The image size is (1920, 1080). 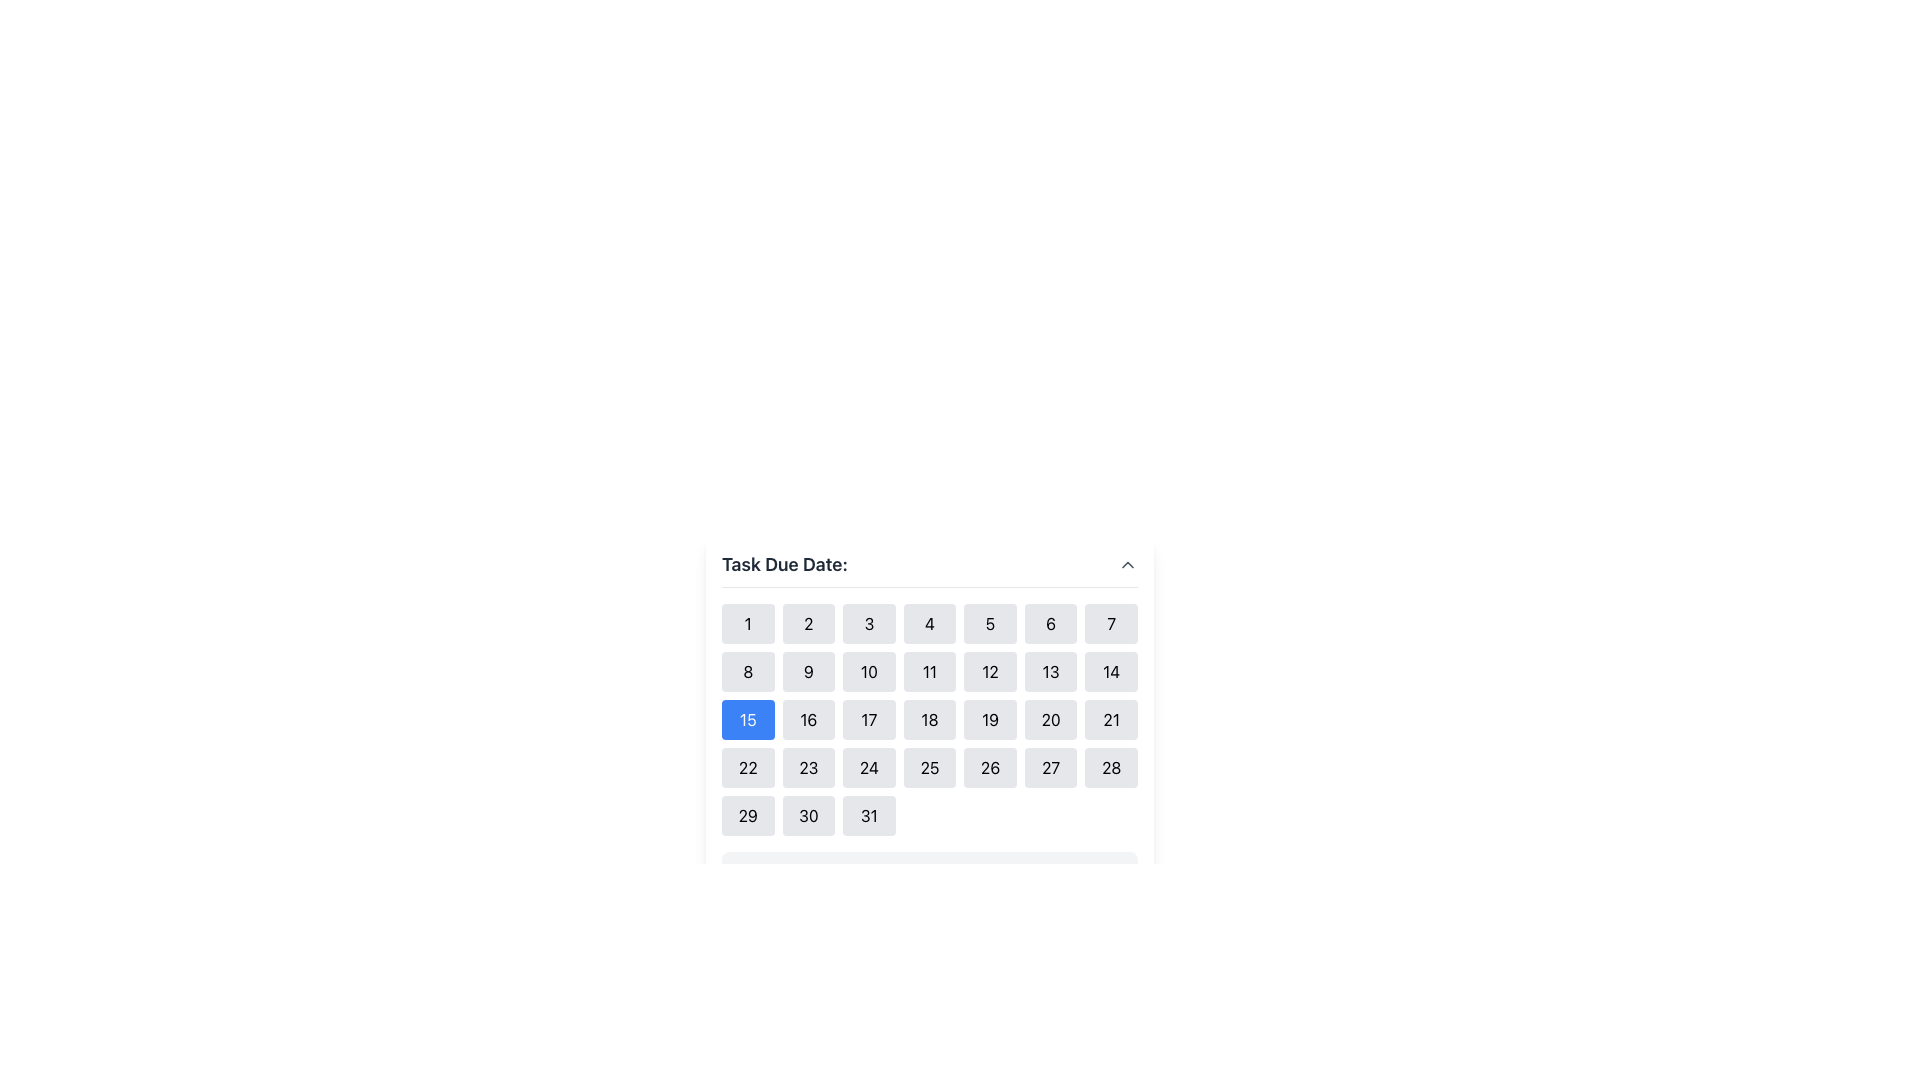 What do you see at coordinates (990, 623) in the screenshot?
I see `the button labeled '5' with a light gray background and black text` at bounding box center [990, 623].